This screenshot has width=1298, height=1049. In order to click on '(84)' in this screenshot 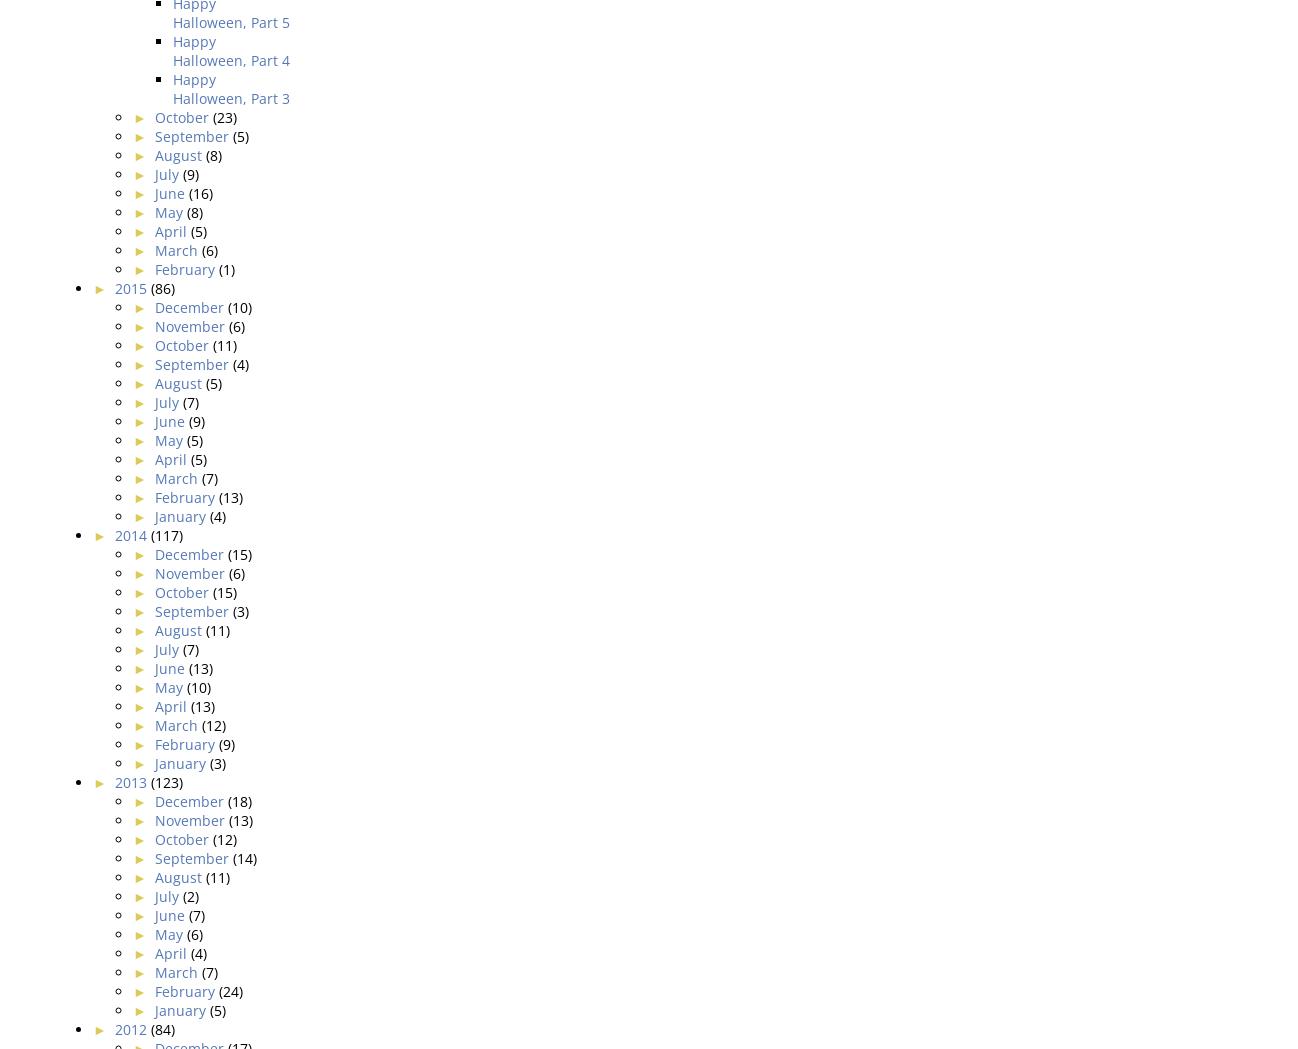, I will do `click(160, 1028)`.